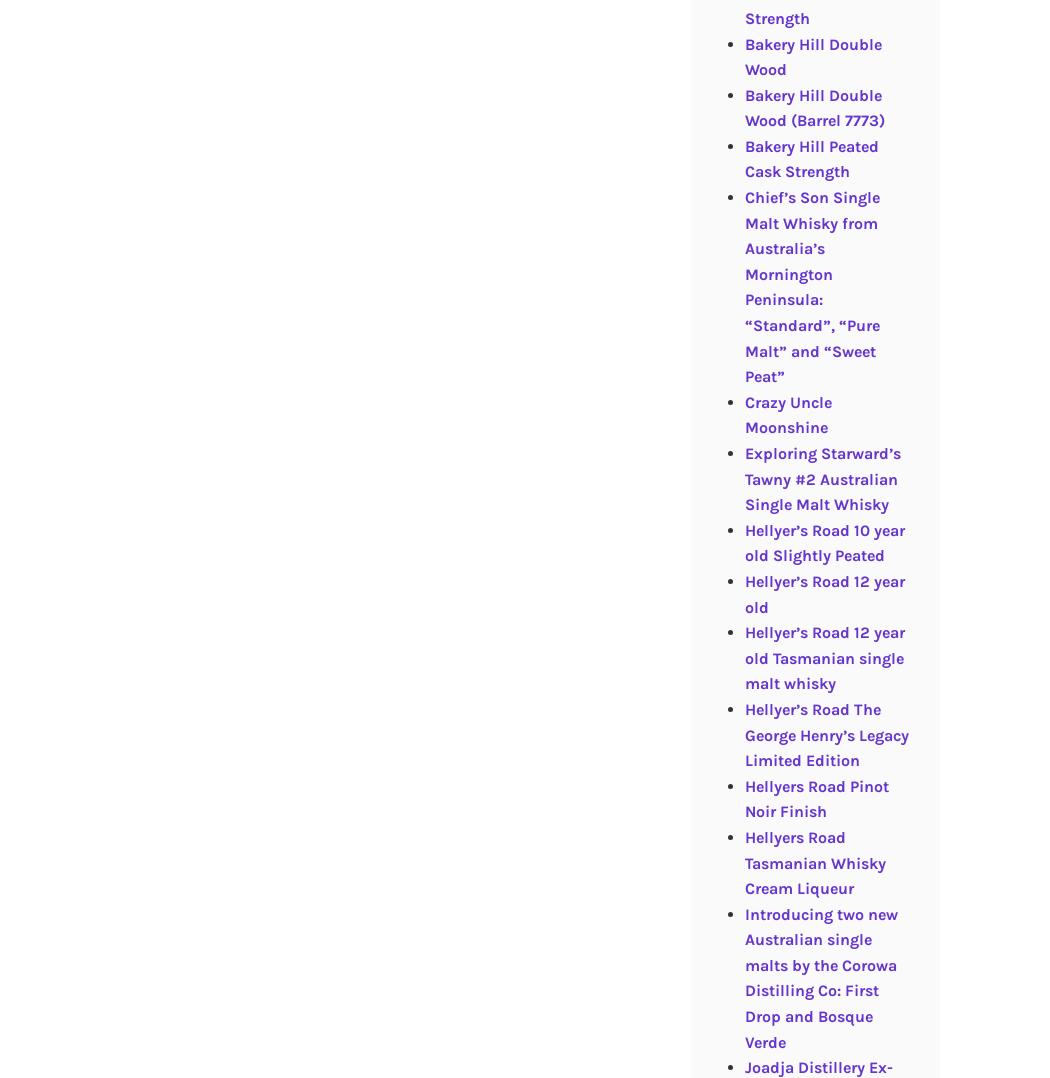 The width and height of the screenshot is (1050, 1078). Describe the element at coordinates (823, 658) in the screenshot. I see `'Hellyer’s Road 12 year old Tasmanian single malt whisky'` at that location.